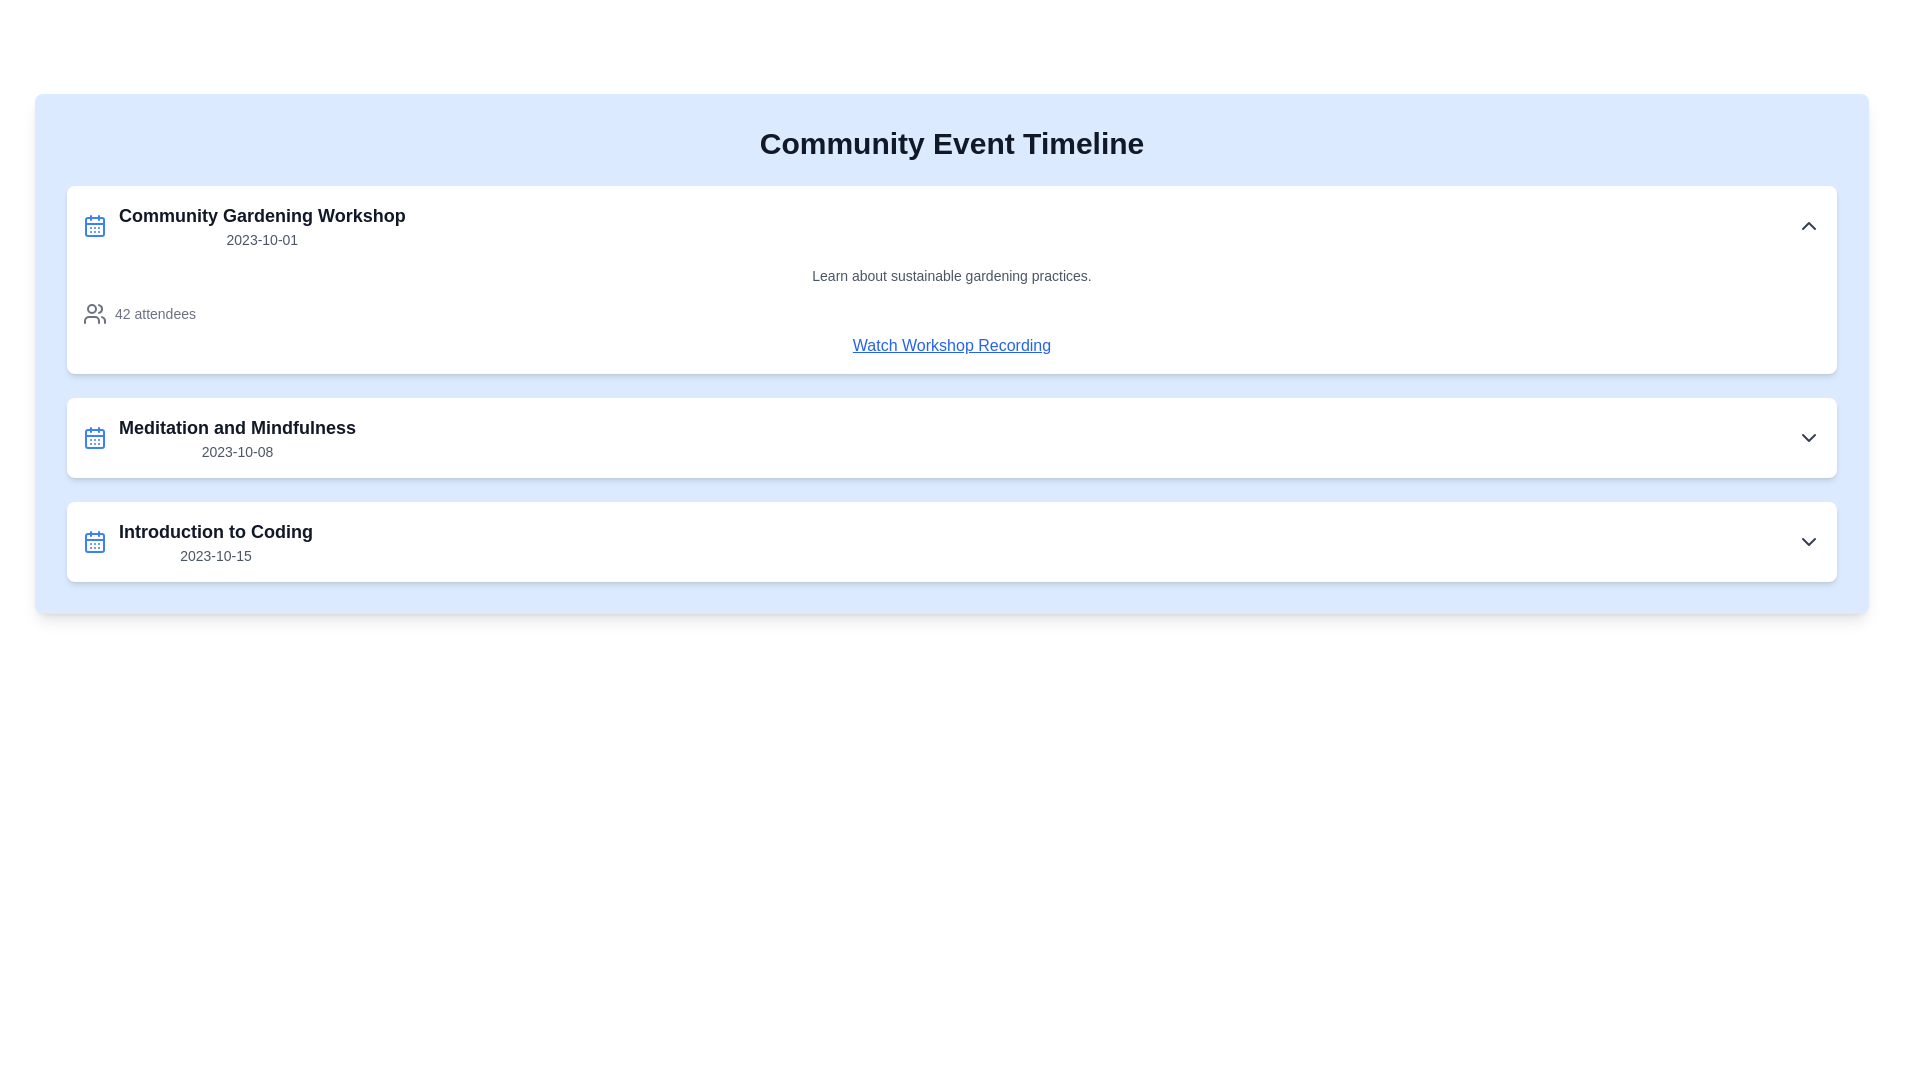 The image size is (1920, 1080). What do you see at coordinates (950, 276) in the screenshot?
I see `the text label displaying 'Learn about sustainable gardening practices.' which is styled with a gray font and located above the '42 attendees' text` at bounding box center [950, 276].